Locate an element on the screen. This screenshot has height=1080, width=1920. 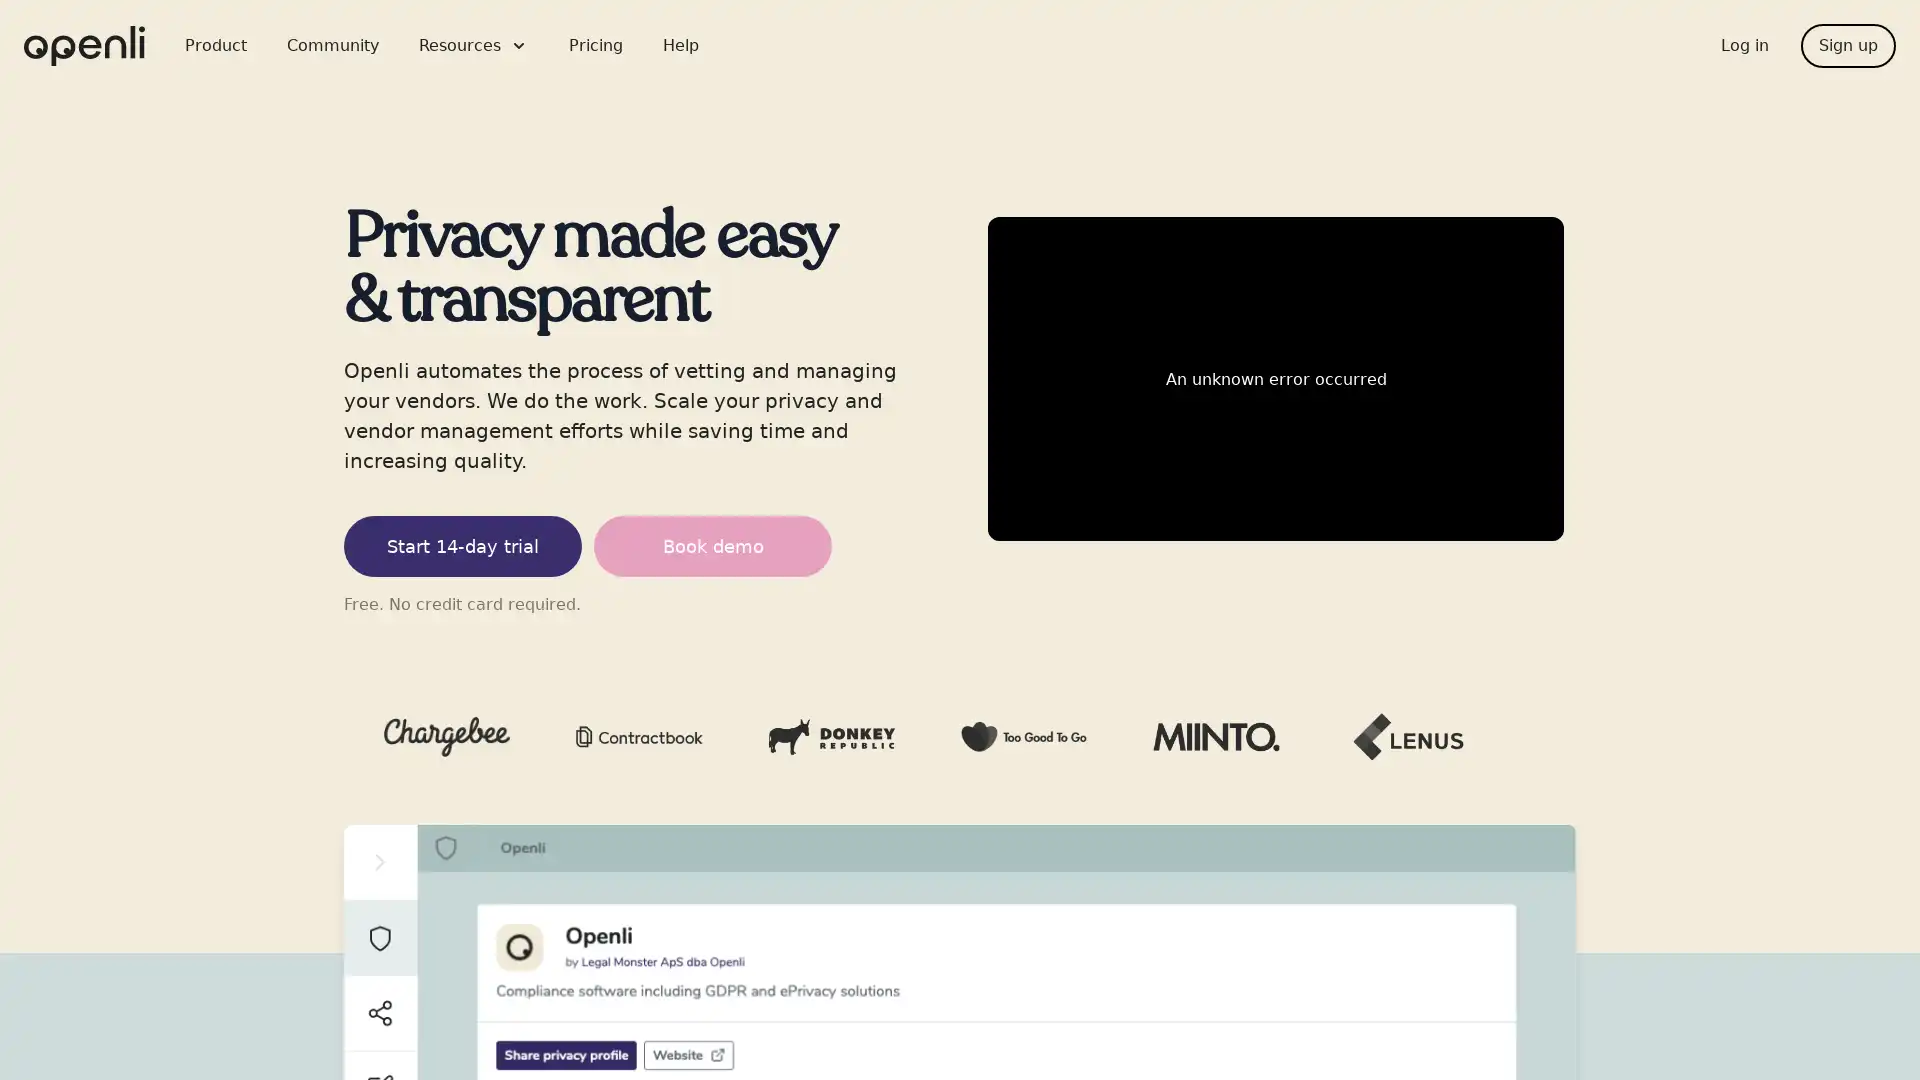
Resources is located at coordinates (473, 45).